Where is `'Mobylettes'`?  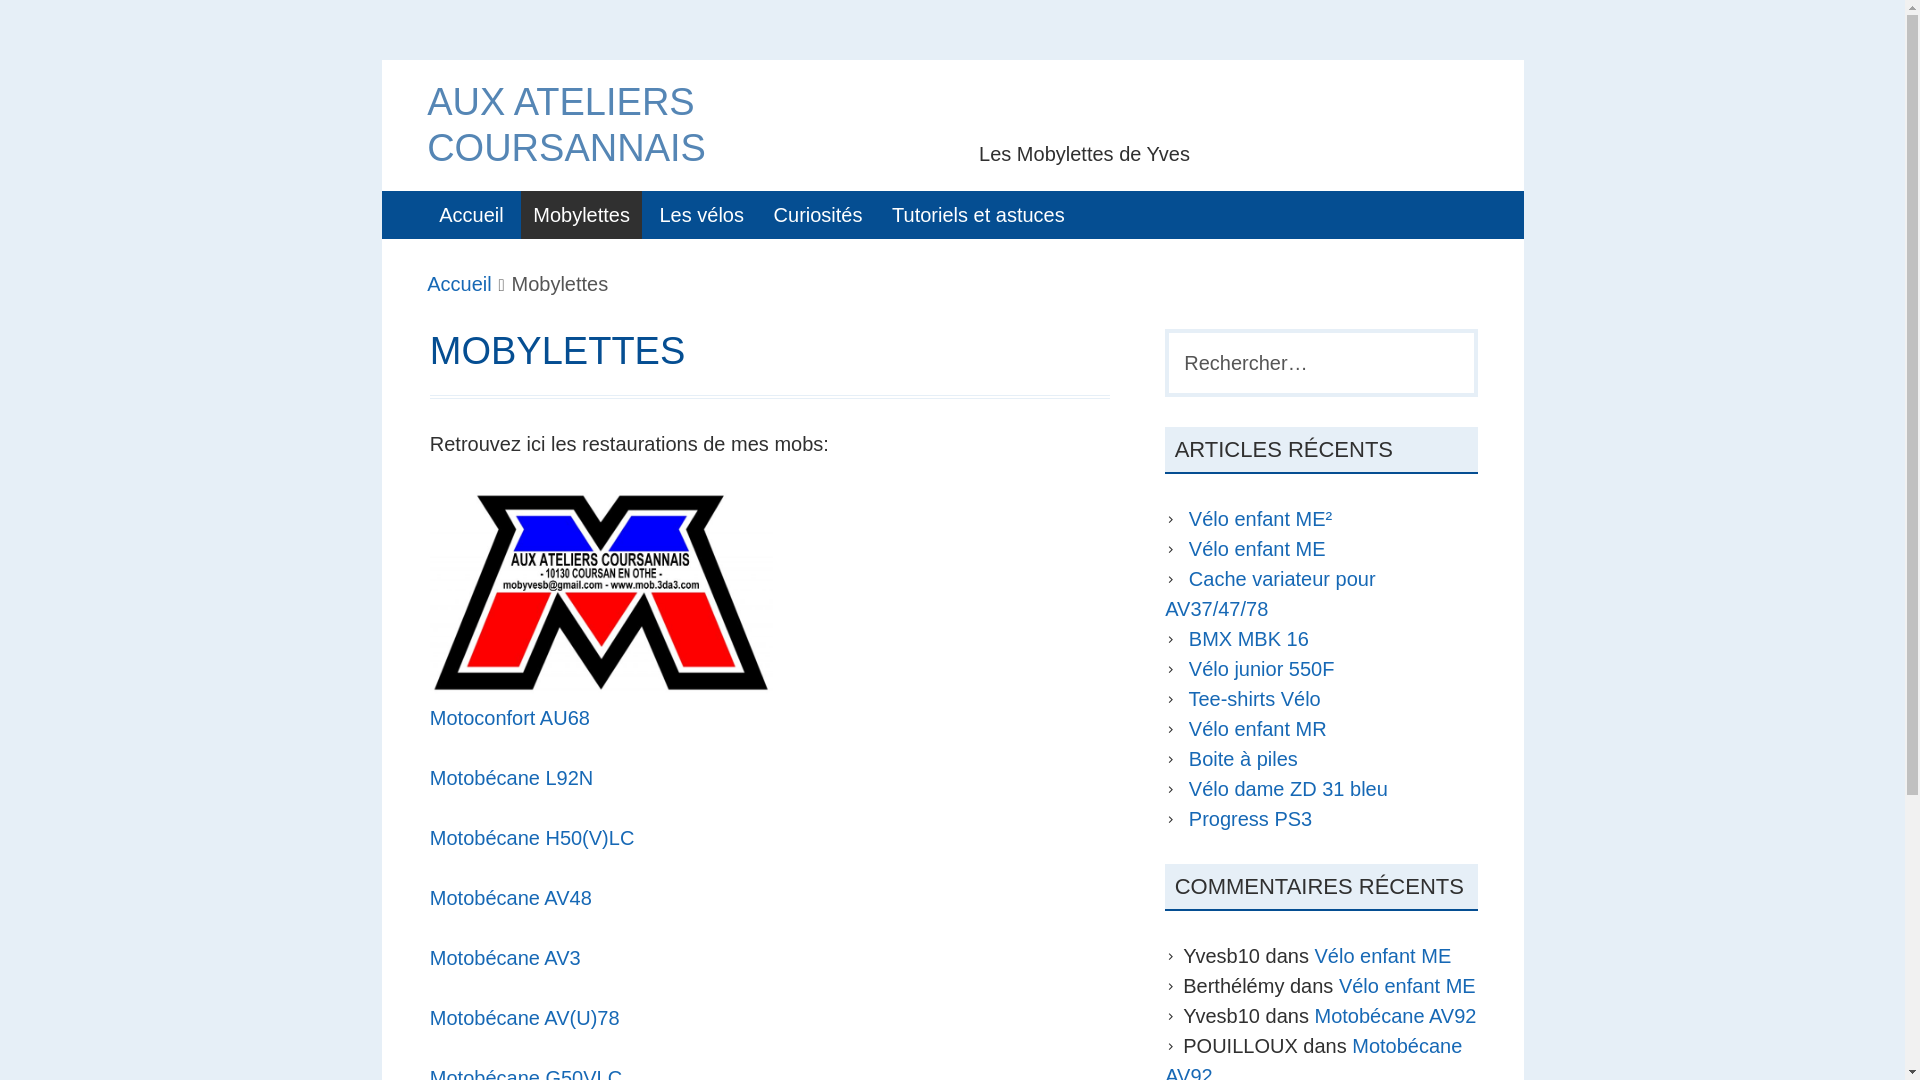
'Mobylettes' is located at coordinates (580, 215).